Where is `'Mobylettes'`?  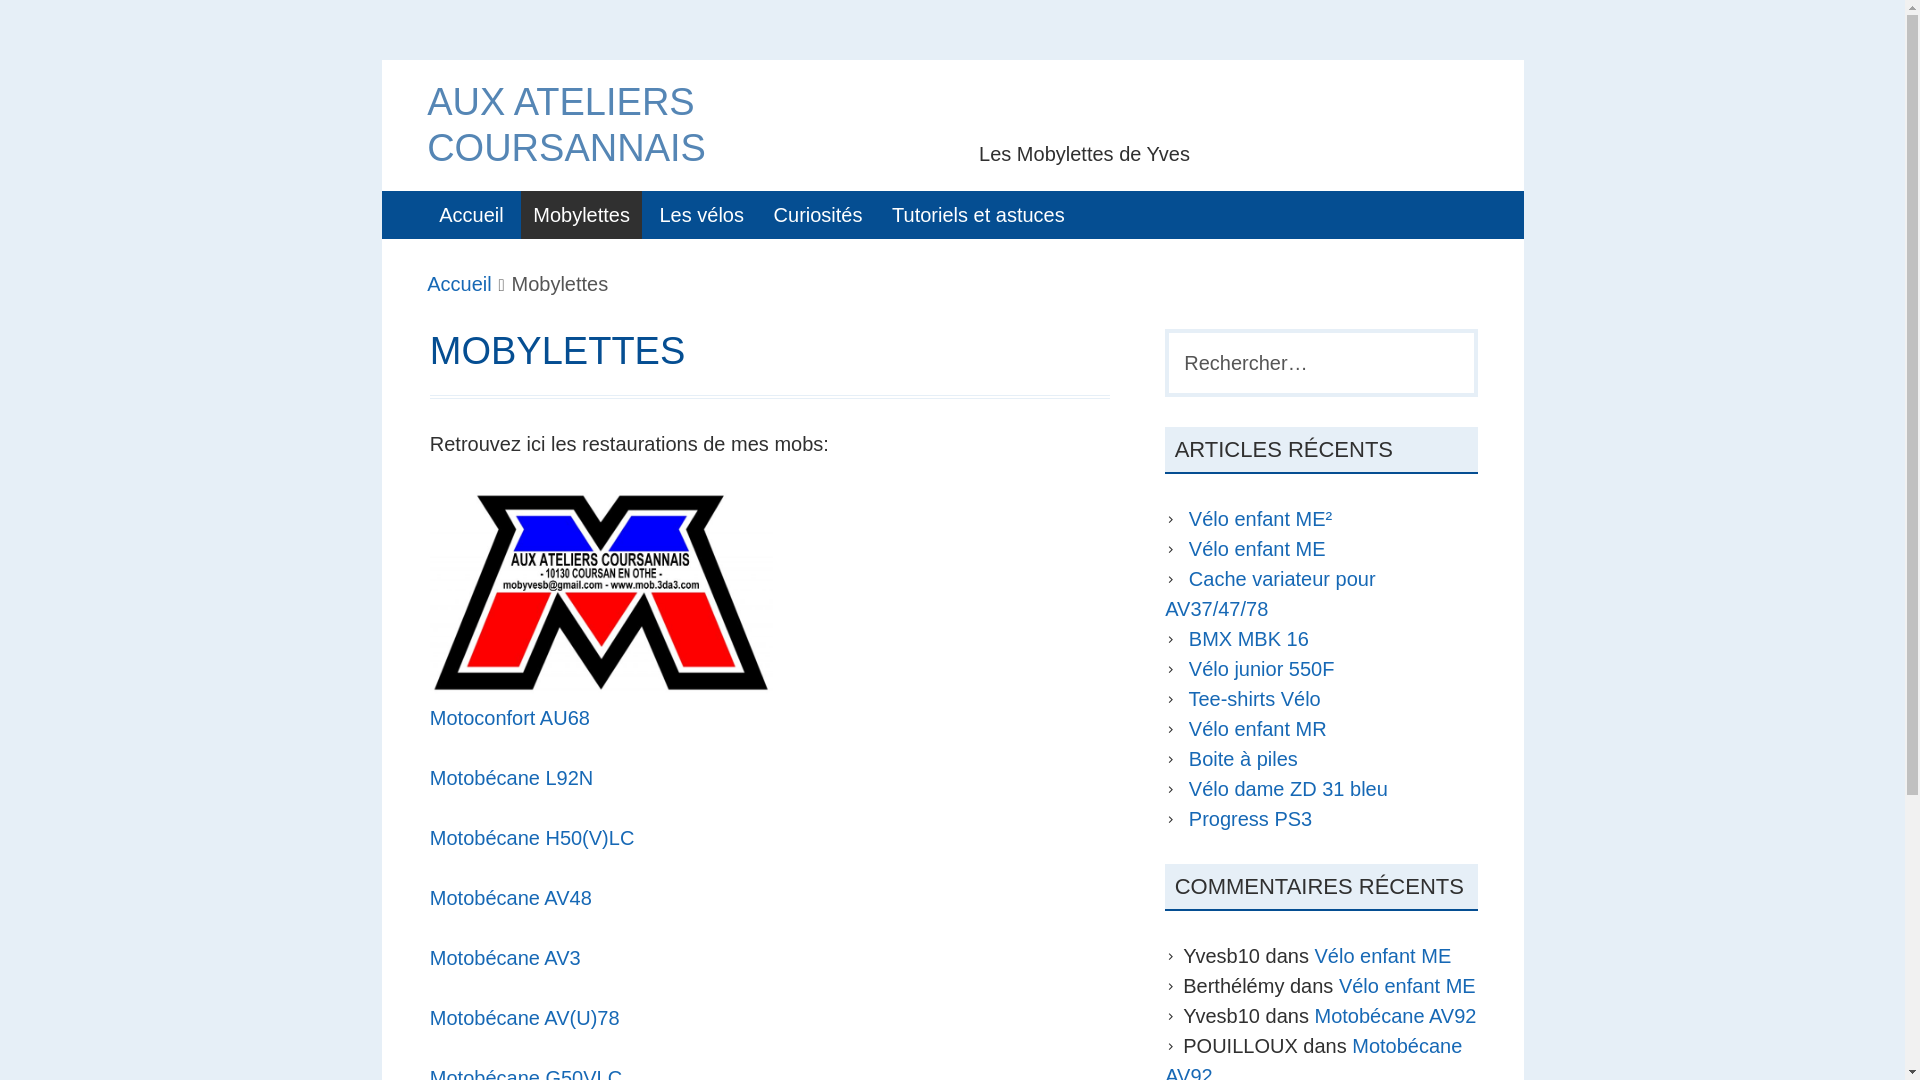
'Mobylettes' is located at coordinates (580, 215).